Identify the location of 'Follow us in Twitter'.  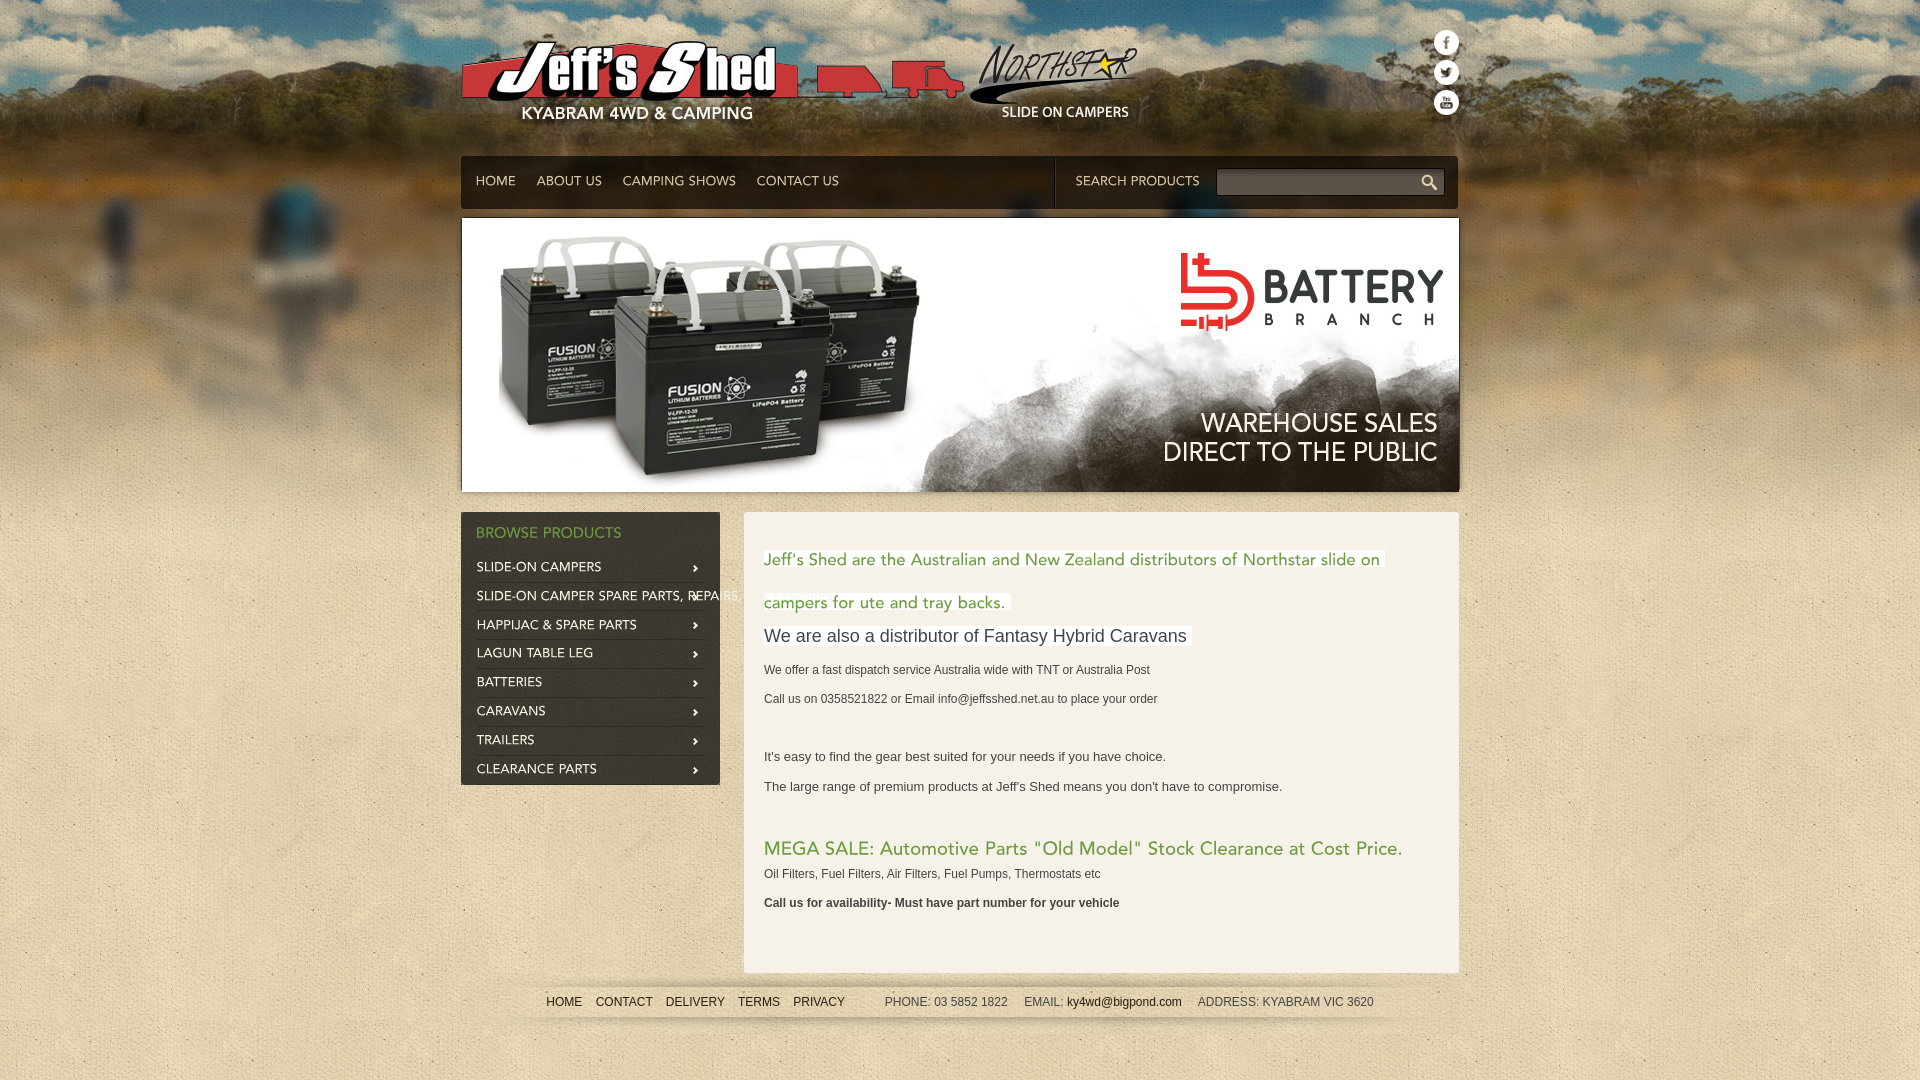
(1446, 71).